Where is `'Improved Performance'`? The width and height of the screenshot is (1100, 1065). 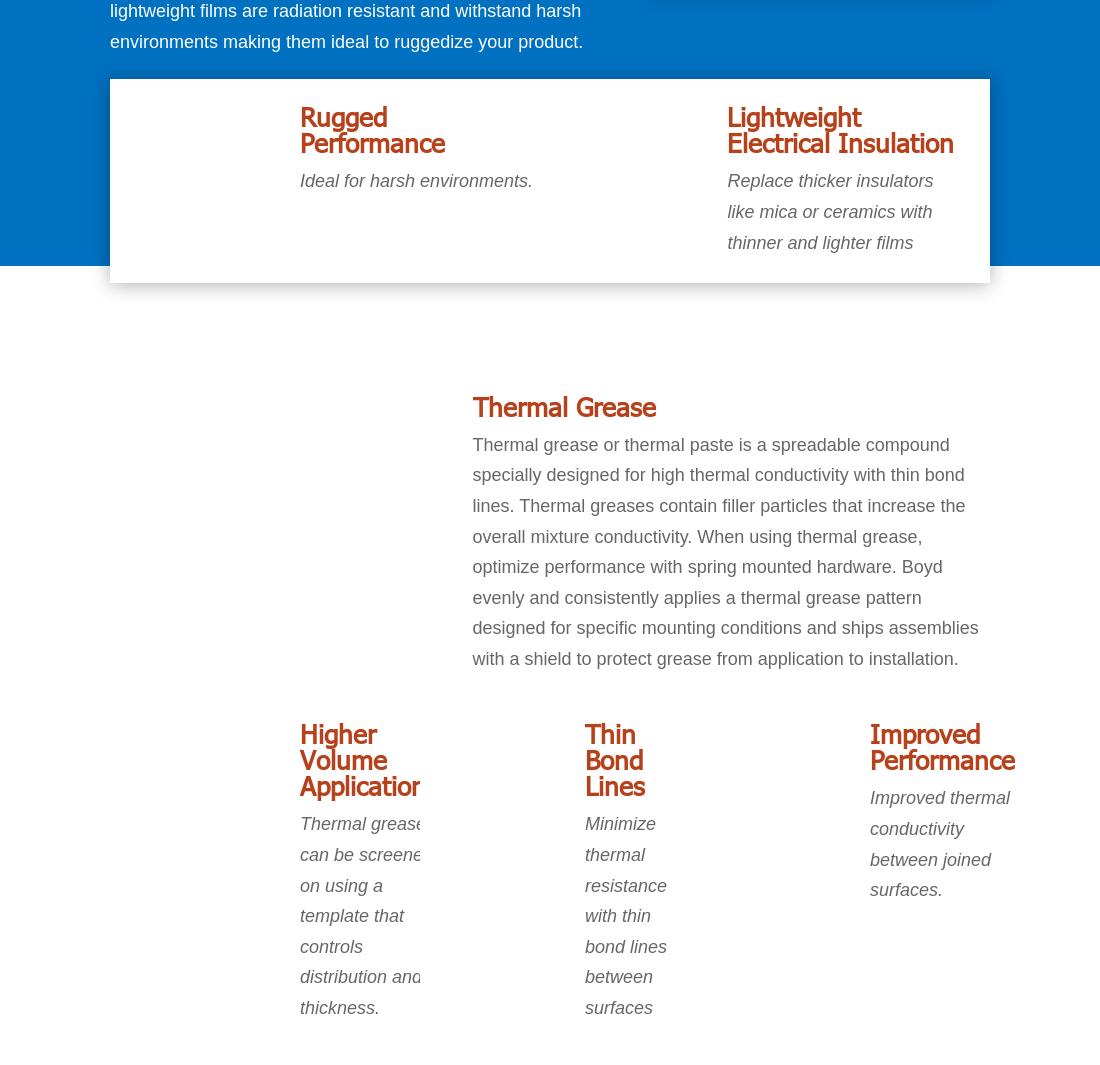
'Improved Performance' is located at coordinates (941, 746).